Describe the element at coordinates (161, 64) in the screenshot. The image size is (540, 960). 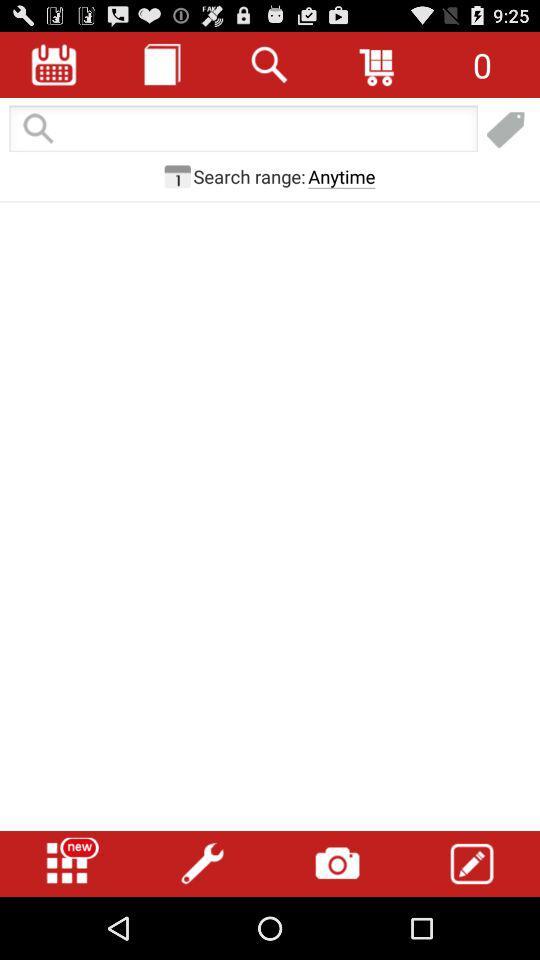
I see `history` at that location.